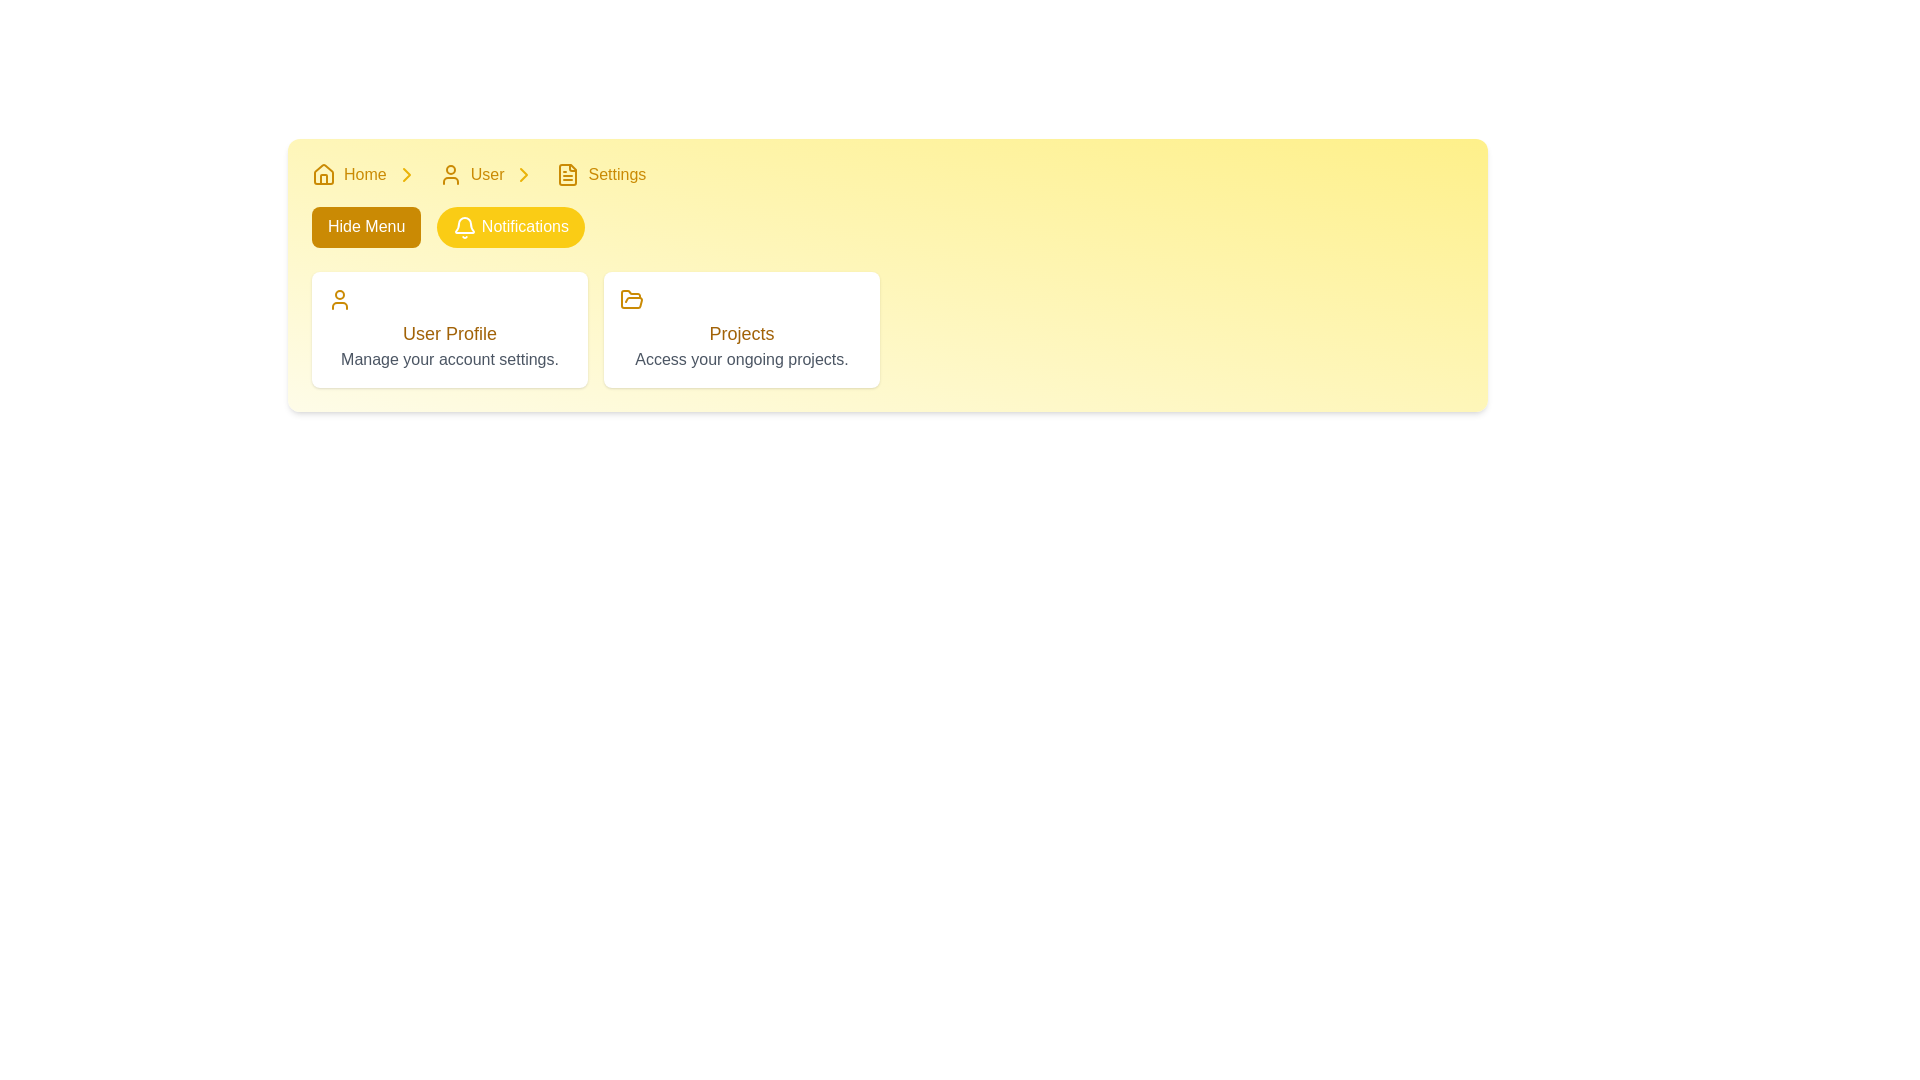 The height and width of the screenshot is (1080, 1920). Describe the element at coordinates (511, 226) in the screenshot. I see `the button` at that location.